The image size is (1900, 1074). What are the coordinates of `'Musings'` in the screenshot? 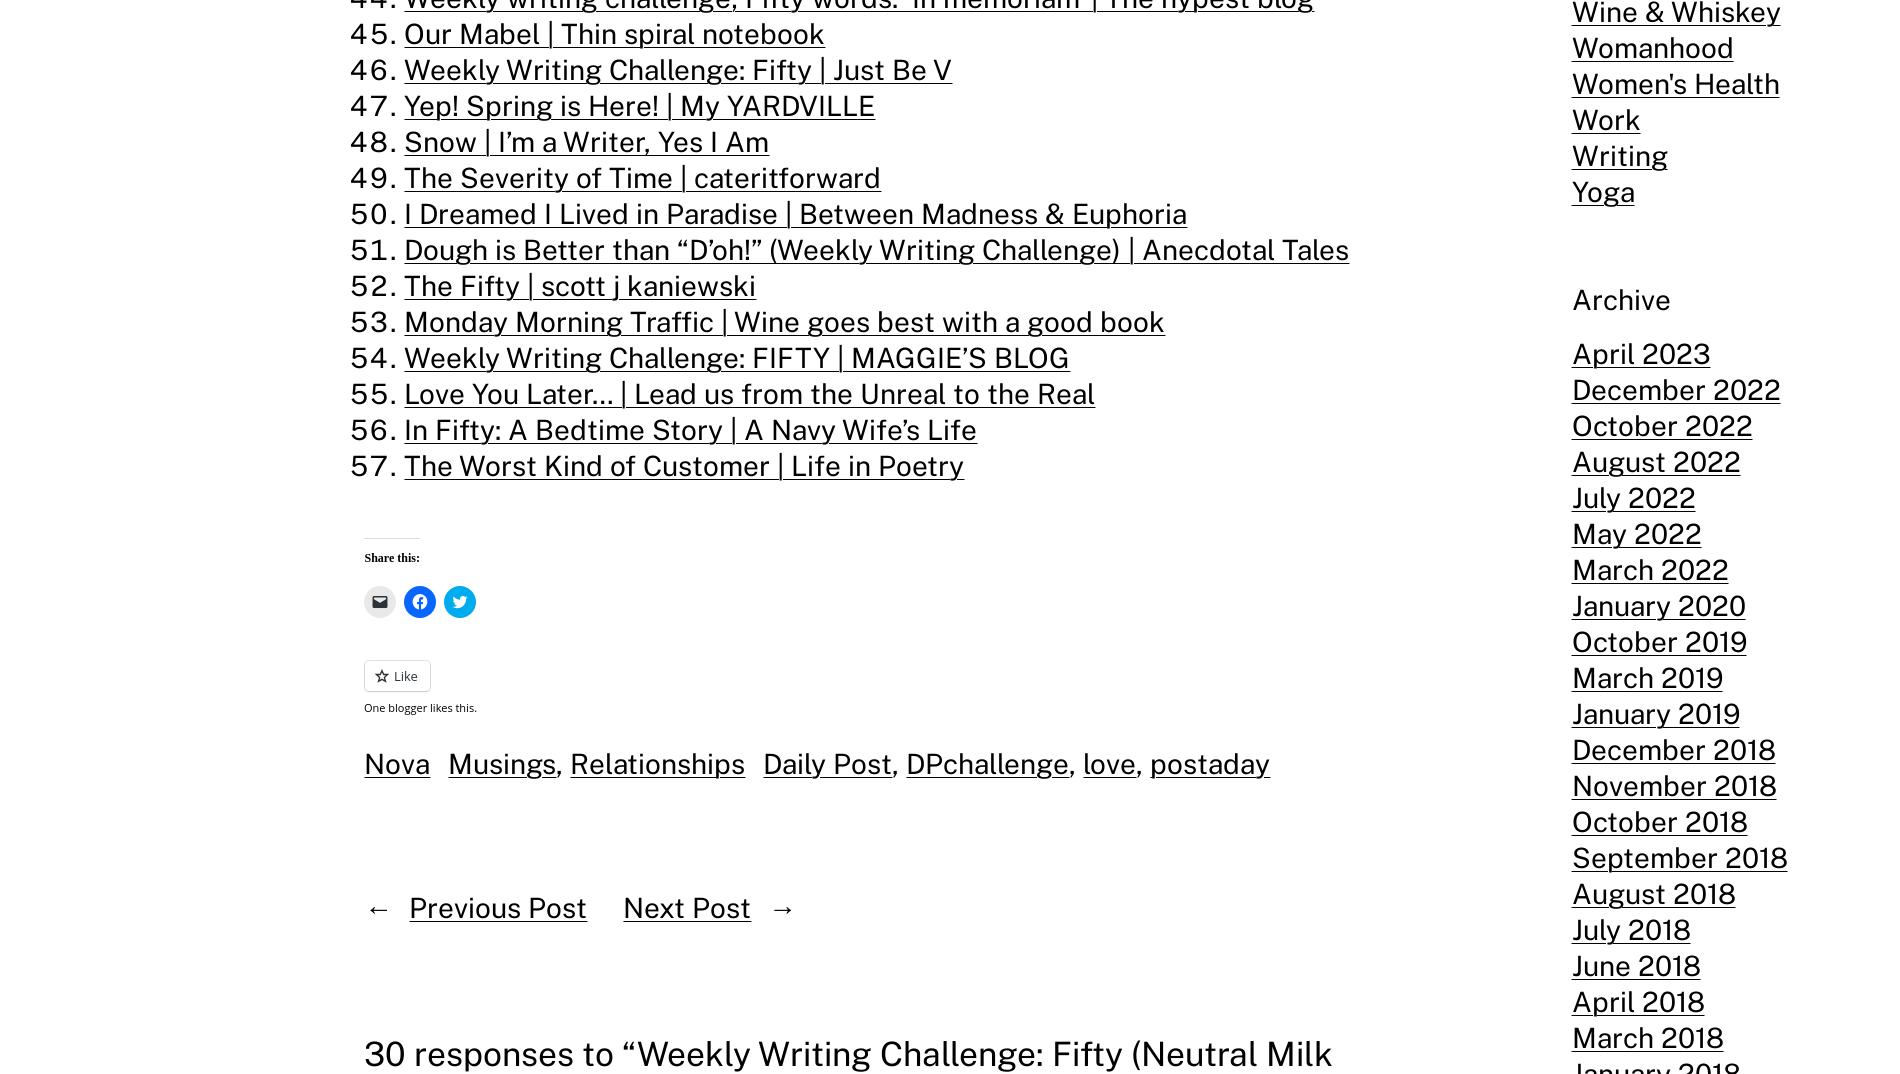 It's located at (501, 761).